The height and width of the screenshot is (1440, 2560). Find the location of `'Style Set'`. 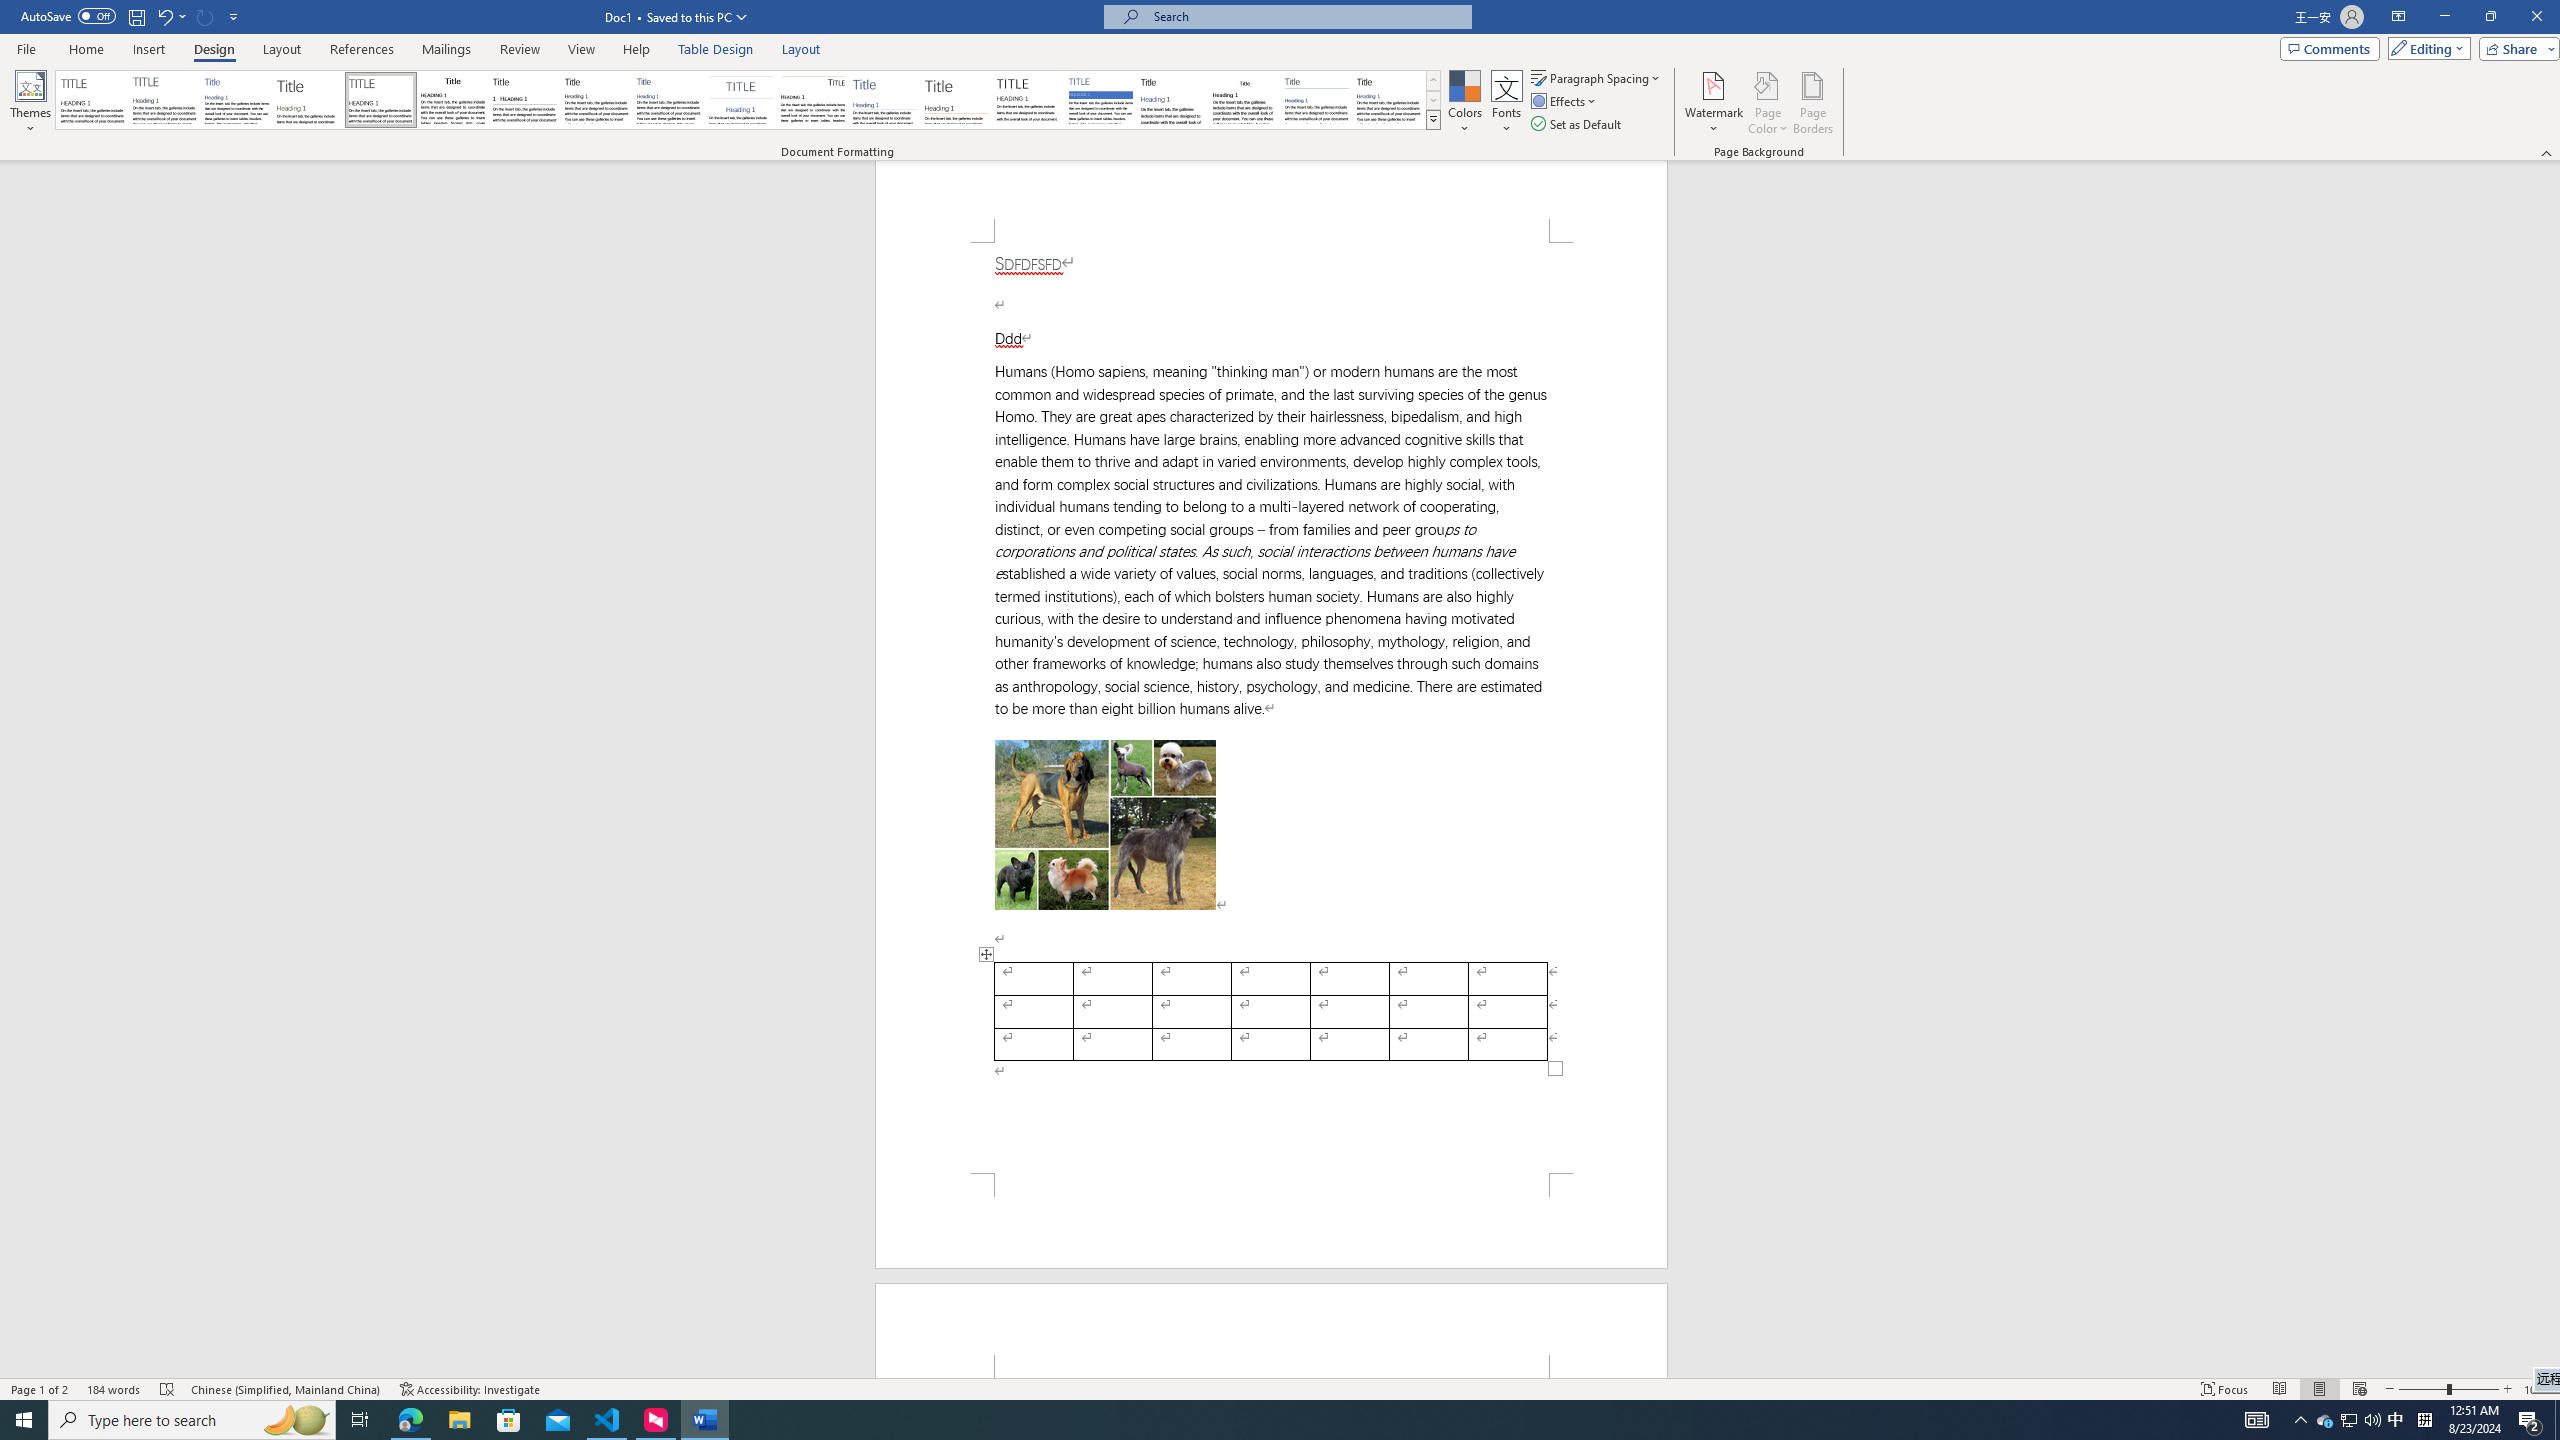

'Style Set' is located at coordinates (1432, 118).